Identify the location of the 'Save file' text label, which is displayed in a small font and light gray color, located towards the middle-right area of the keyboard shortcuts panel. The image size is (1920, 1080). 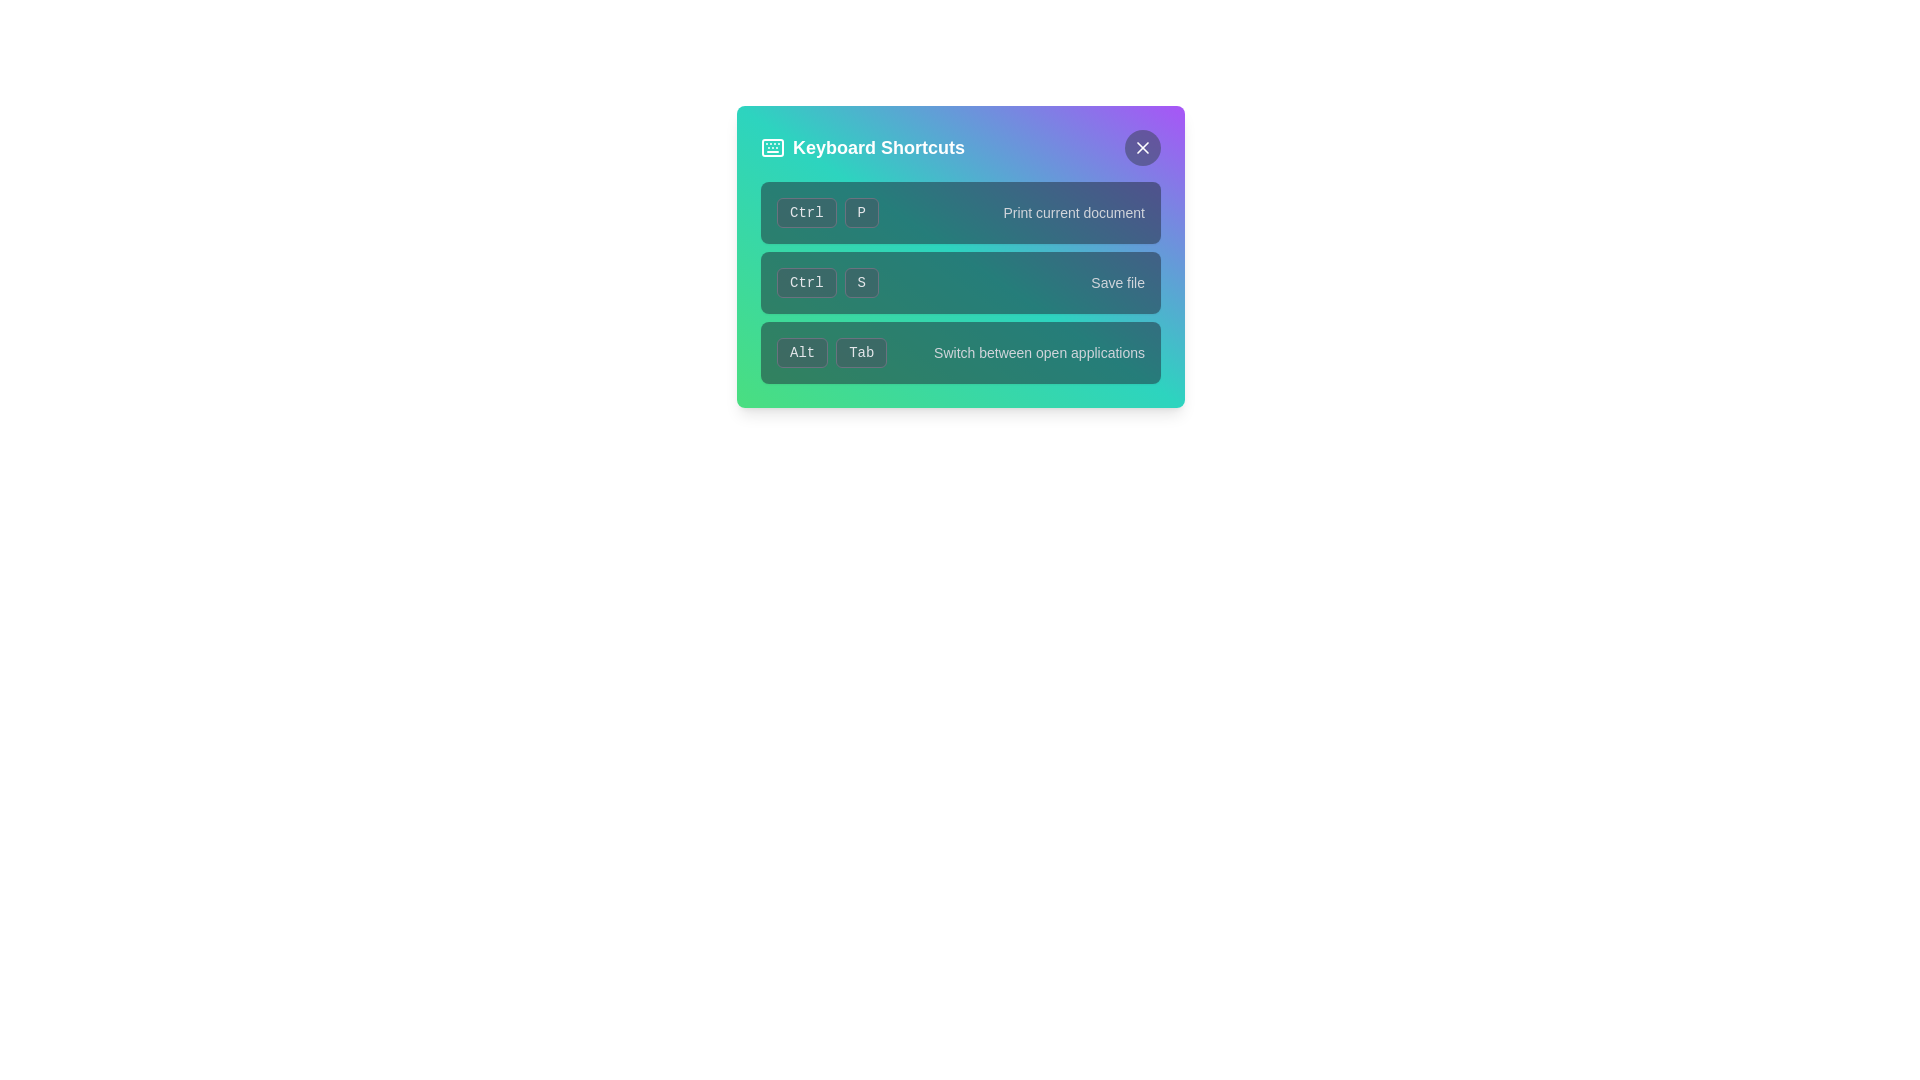
(1117, 282).